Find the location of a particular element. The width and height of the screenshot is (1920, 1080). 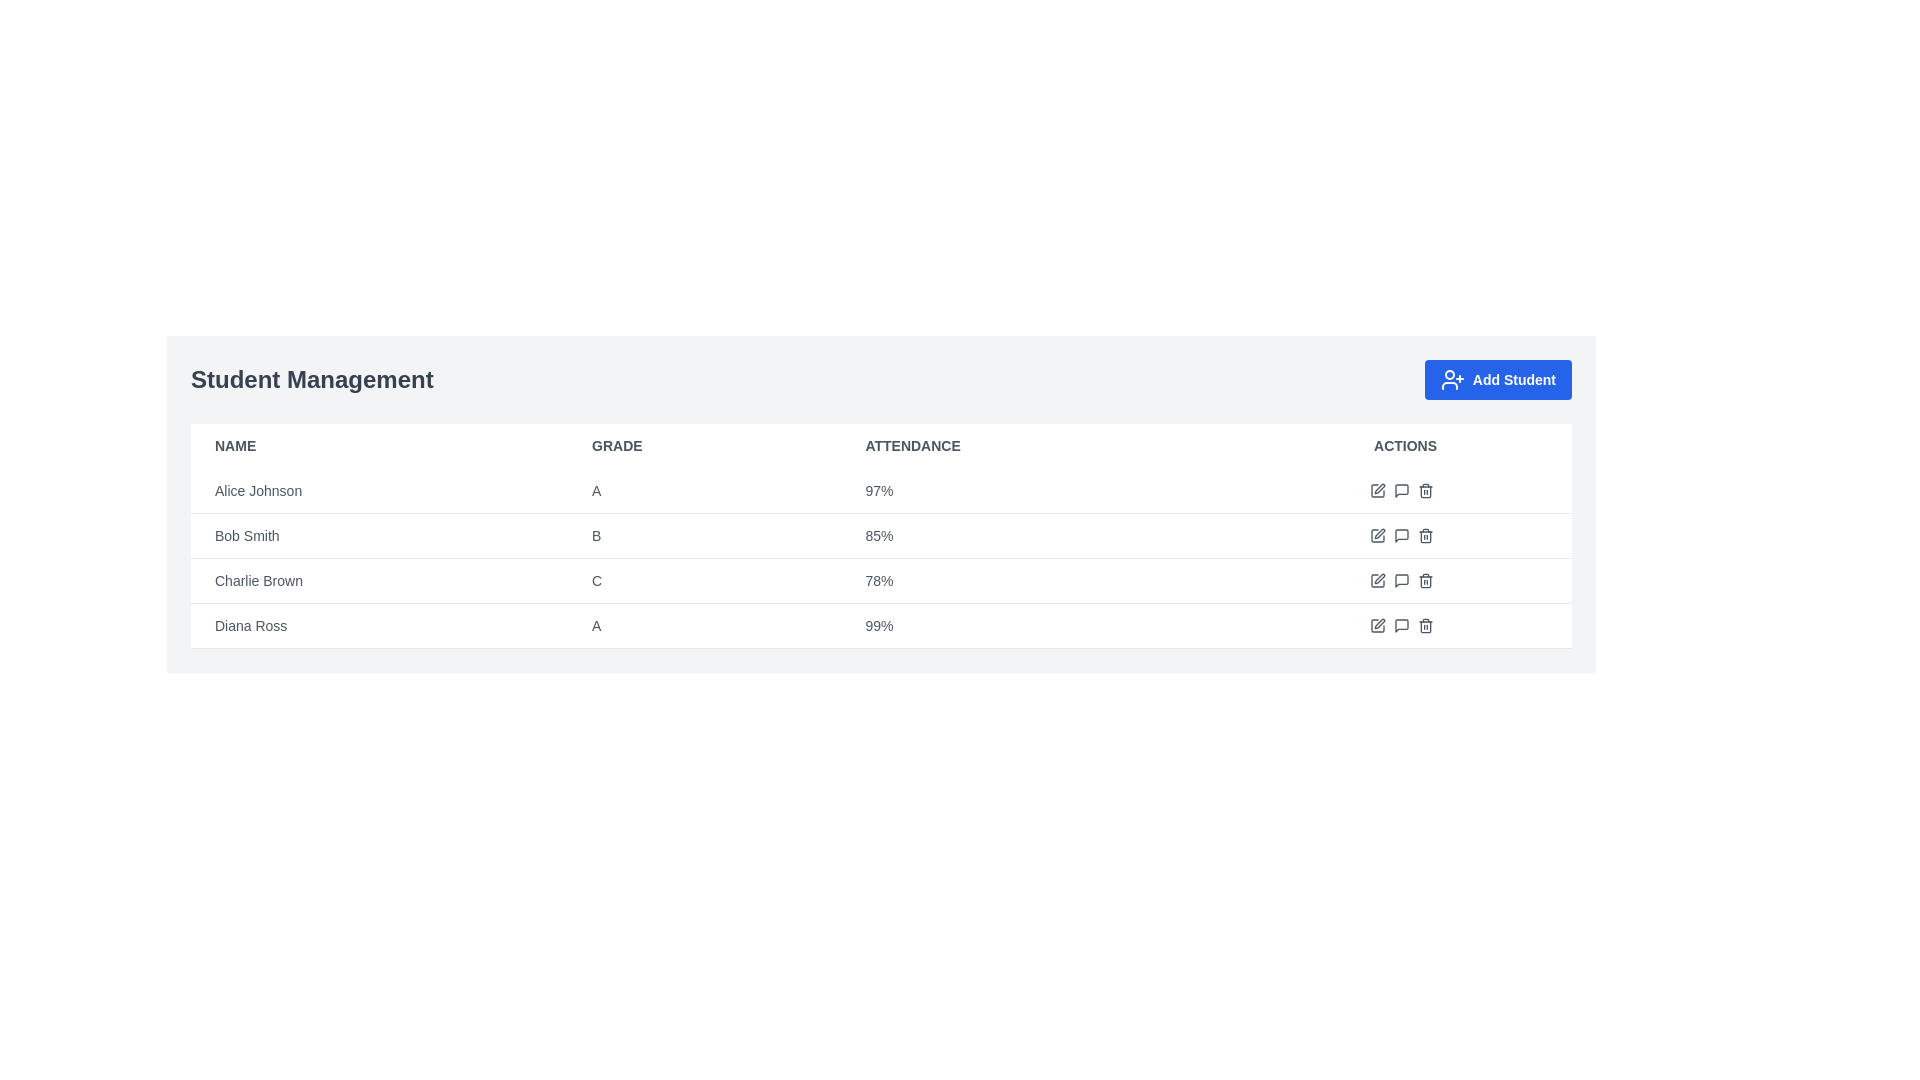

the first icon in the 'Actions' column of the second row of the table, which resembles a square is located at coordinates (1376, 535).